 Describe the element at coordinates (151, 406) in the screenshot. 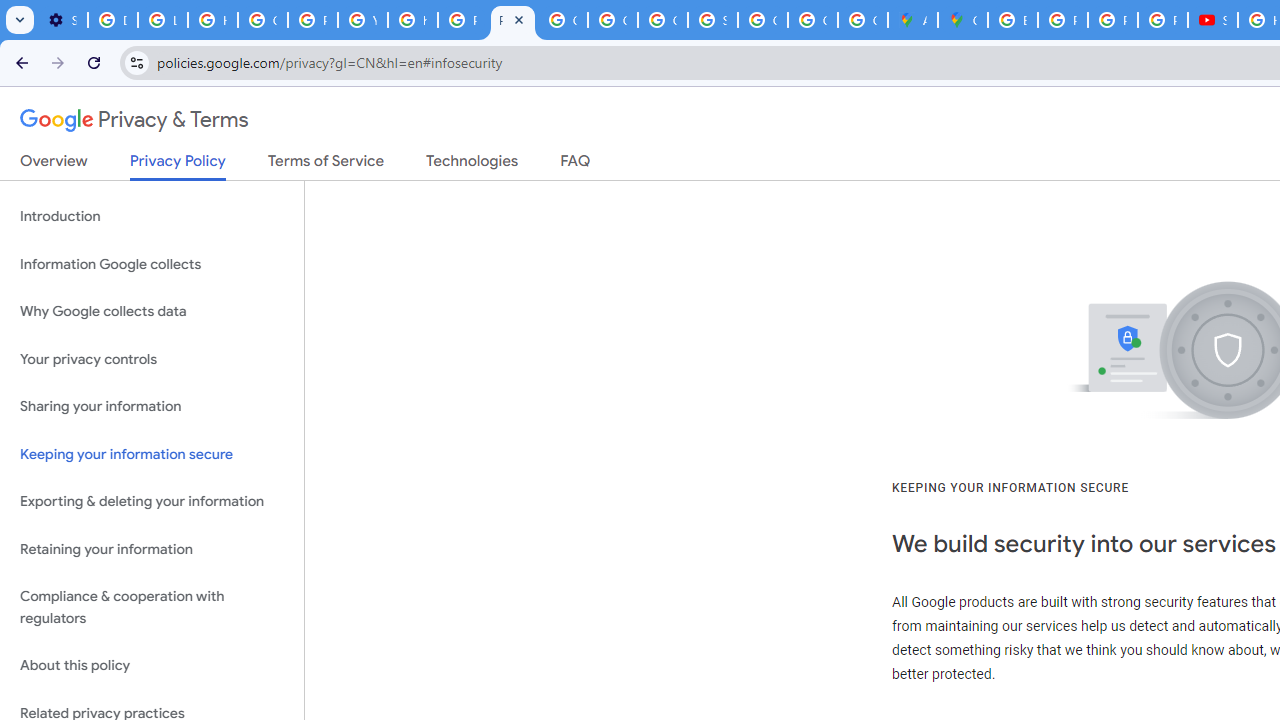

I see `'Sharing your information'` at that location.